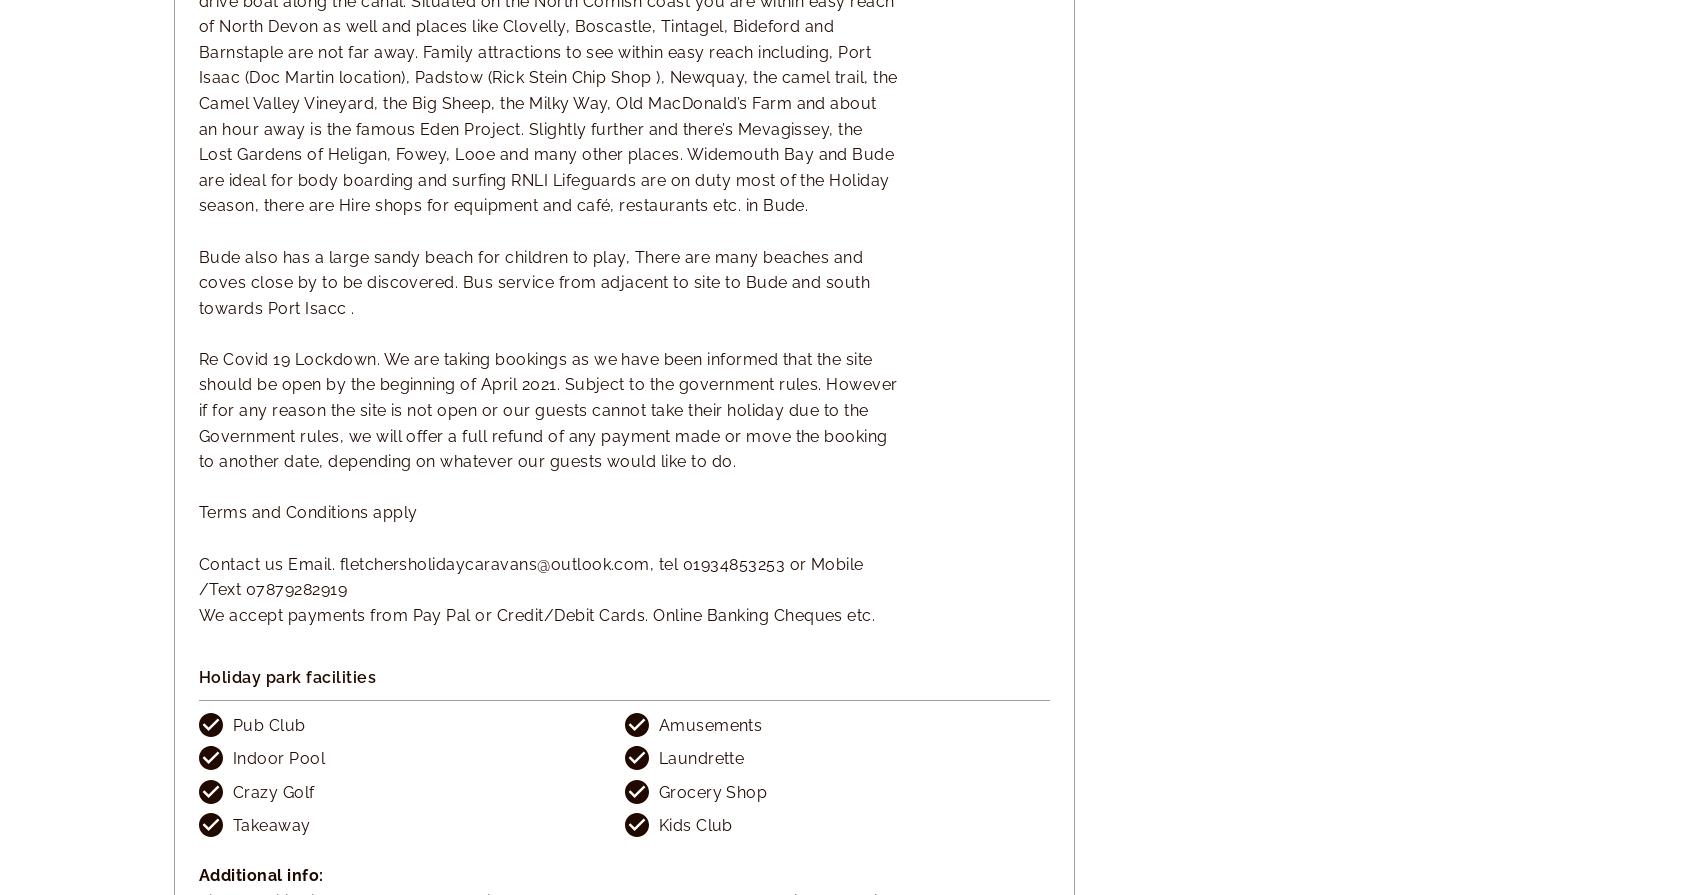 This screenshot has width=1700, height=895. Describe the element at coordinates (712, 790) in the screenshot. I see `'Grocery Shop'` at that location.